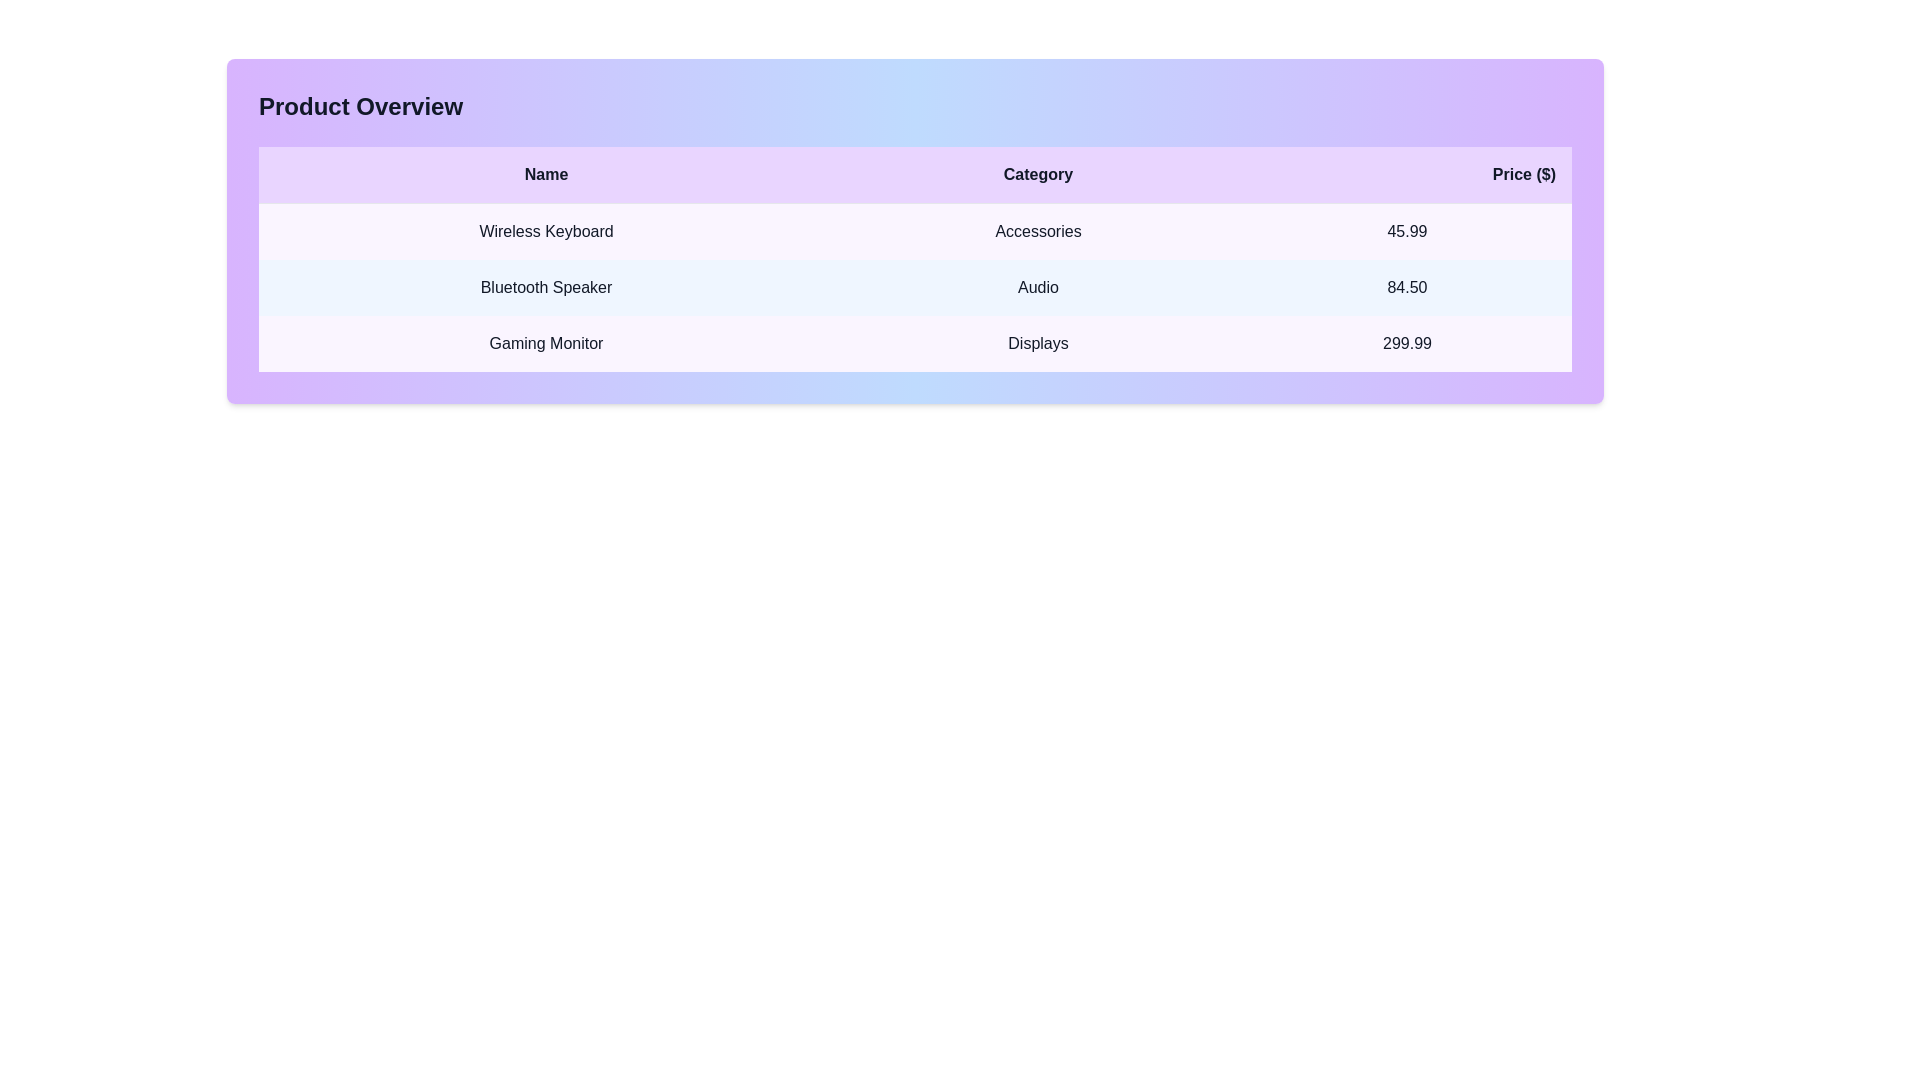  I want to click on the 'Bluetooth Speaker' text label in the first column of the second row within the 'Product Overview' table, so click(546, 288).